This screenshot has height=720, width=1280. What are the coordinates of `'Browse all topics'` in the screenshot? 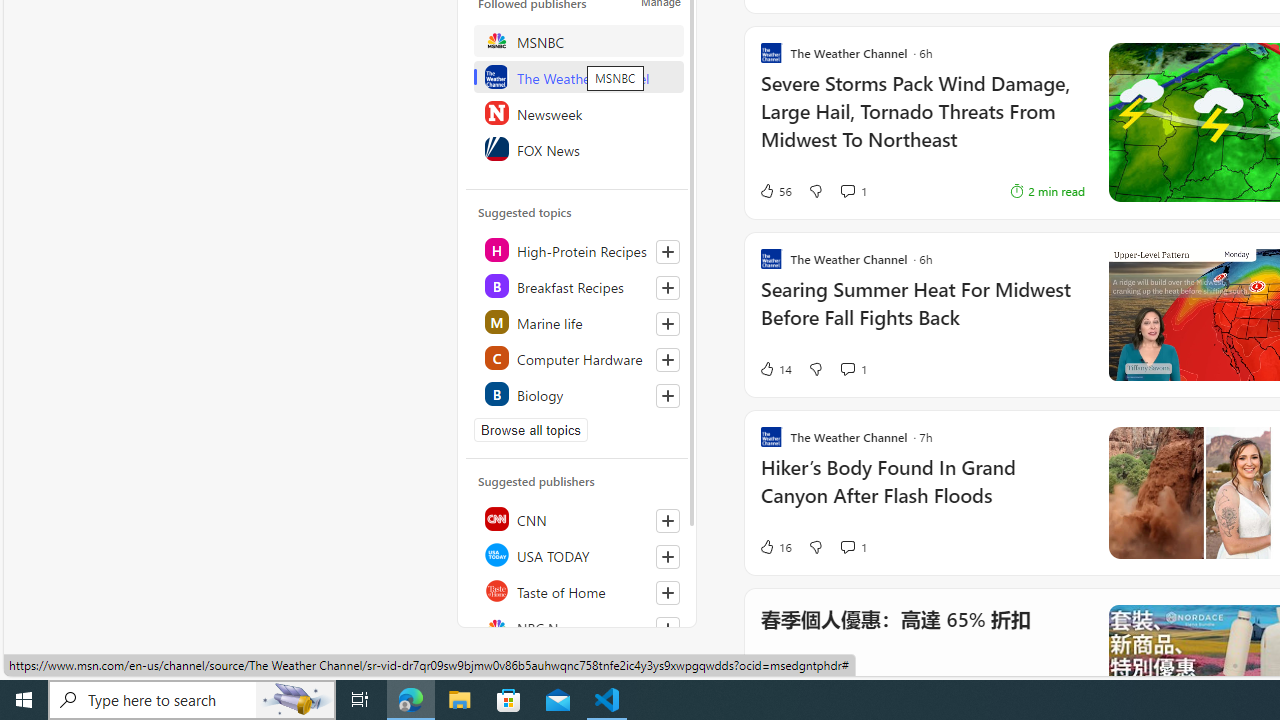 It's located at (531, 429).